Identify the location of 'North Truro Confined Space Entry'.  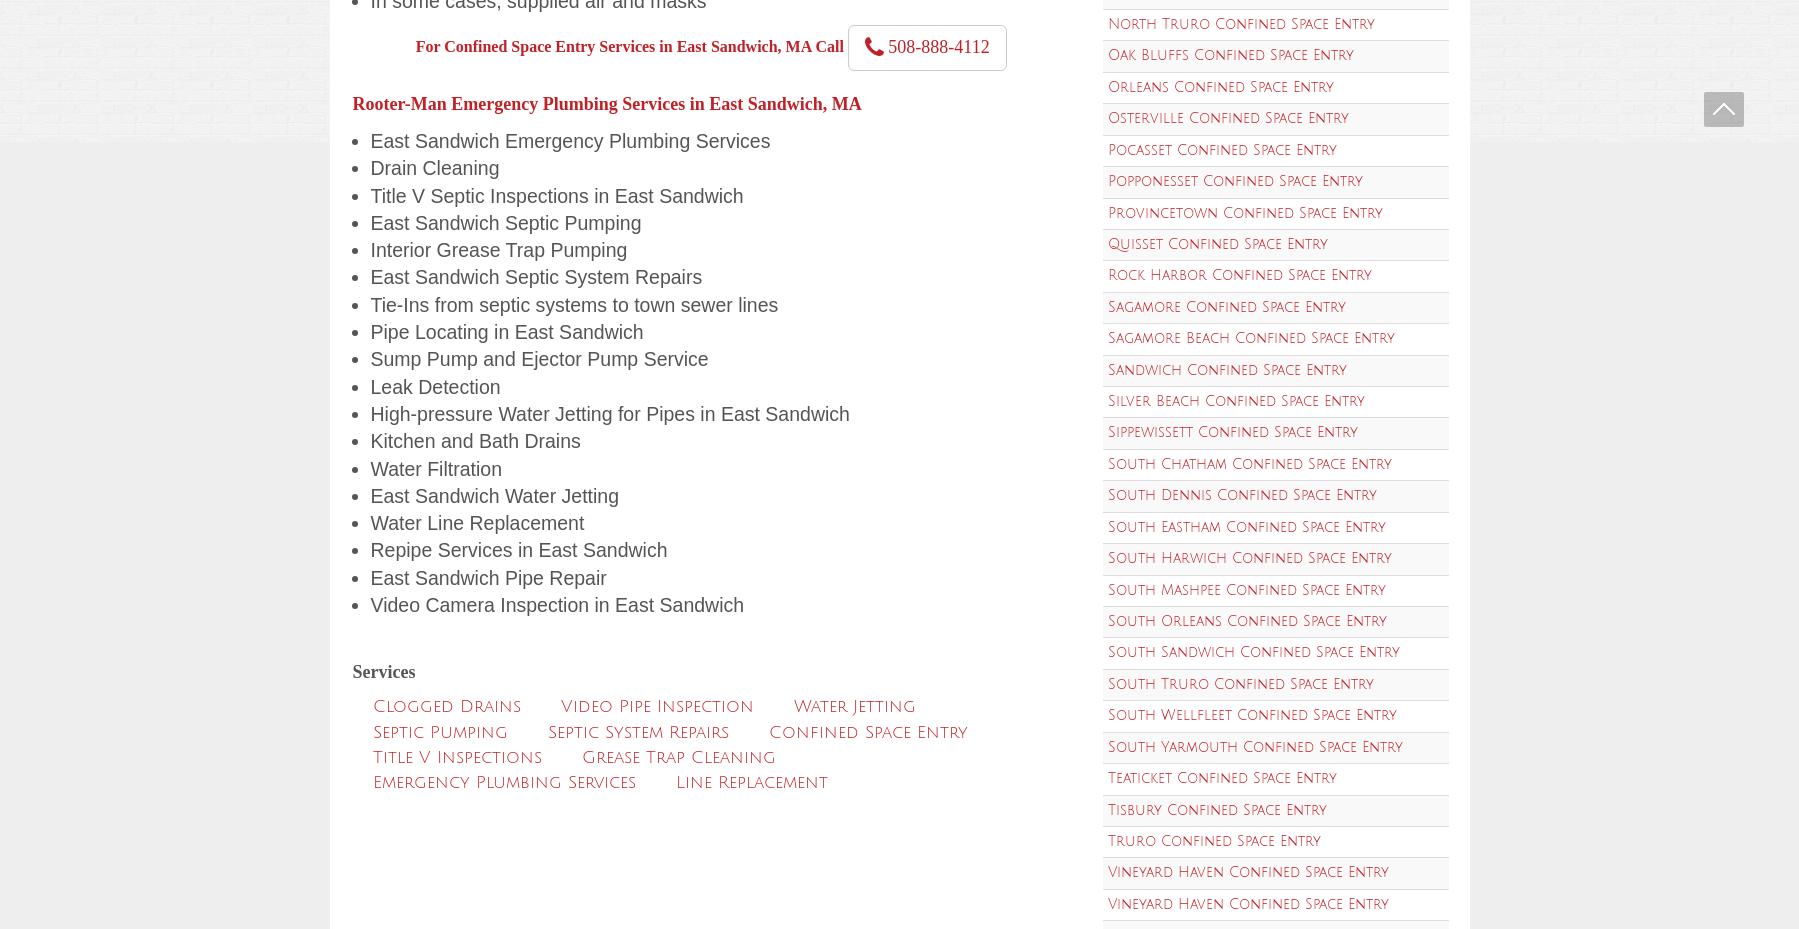
(1240, 23).